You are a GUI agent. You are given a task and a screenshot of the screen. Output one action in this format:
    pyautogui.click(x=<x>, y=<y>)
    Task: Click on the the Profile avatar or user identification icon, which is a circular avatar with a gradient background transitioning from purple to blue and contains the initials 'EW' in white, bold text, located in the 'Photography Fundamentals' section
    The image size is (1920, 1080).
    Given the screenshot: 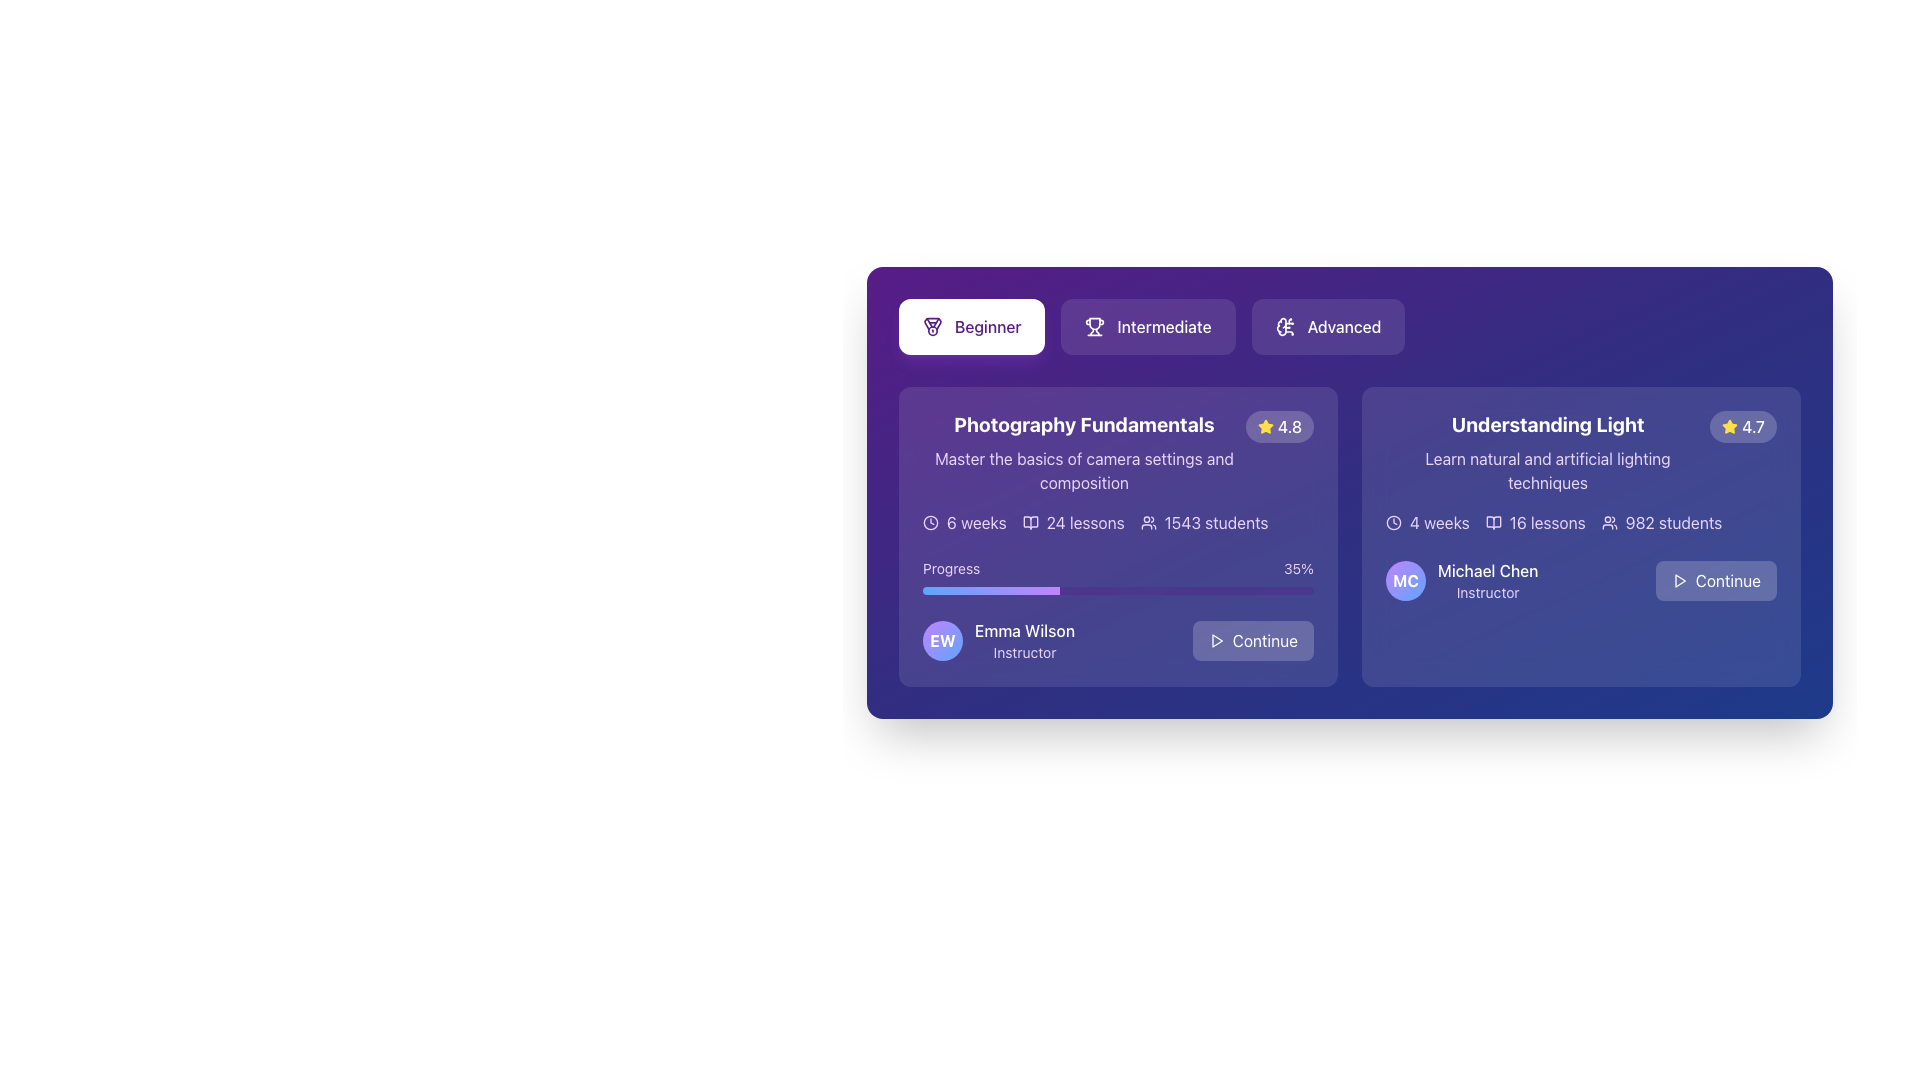 What is the action you would take?
    pyautogui.click(x=941, y=640)
    